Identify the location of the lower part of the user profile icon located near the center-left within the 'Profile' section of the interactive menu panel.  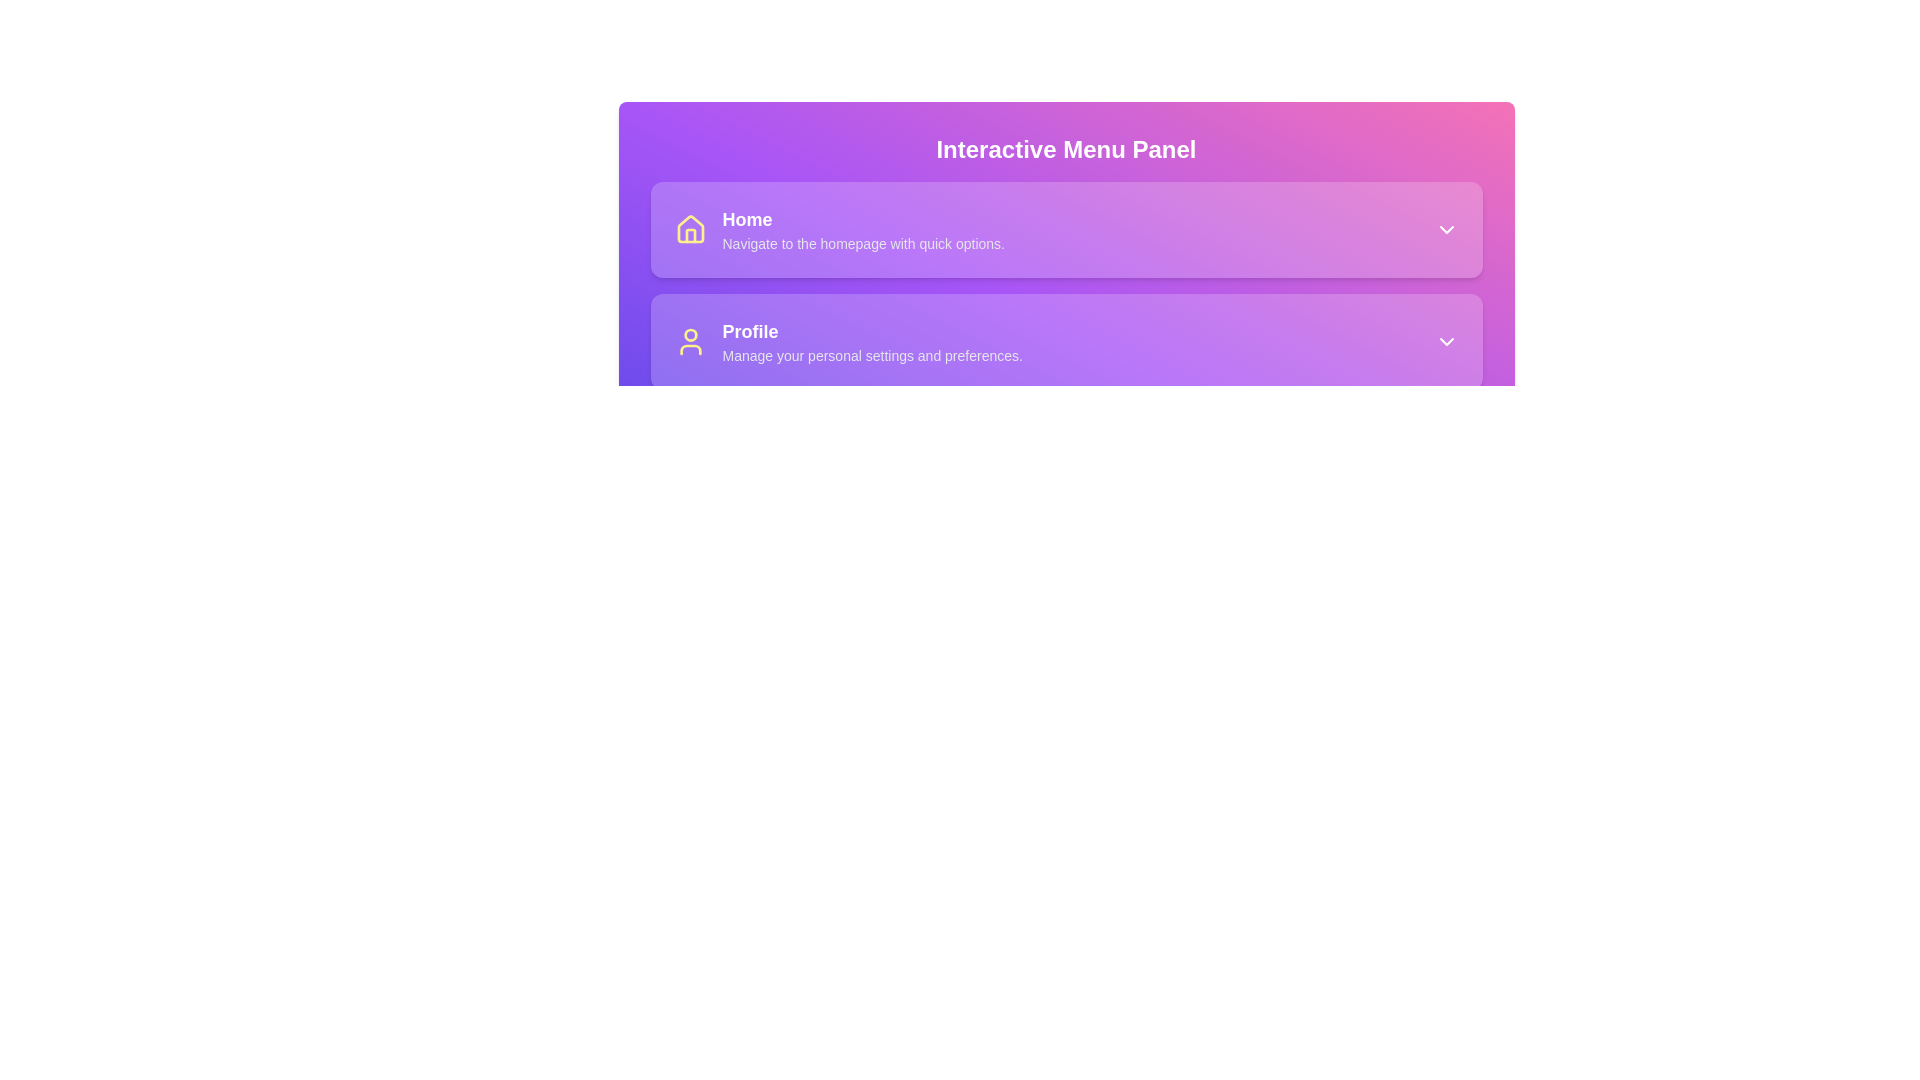
(690, 349).